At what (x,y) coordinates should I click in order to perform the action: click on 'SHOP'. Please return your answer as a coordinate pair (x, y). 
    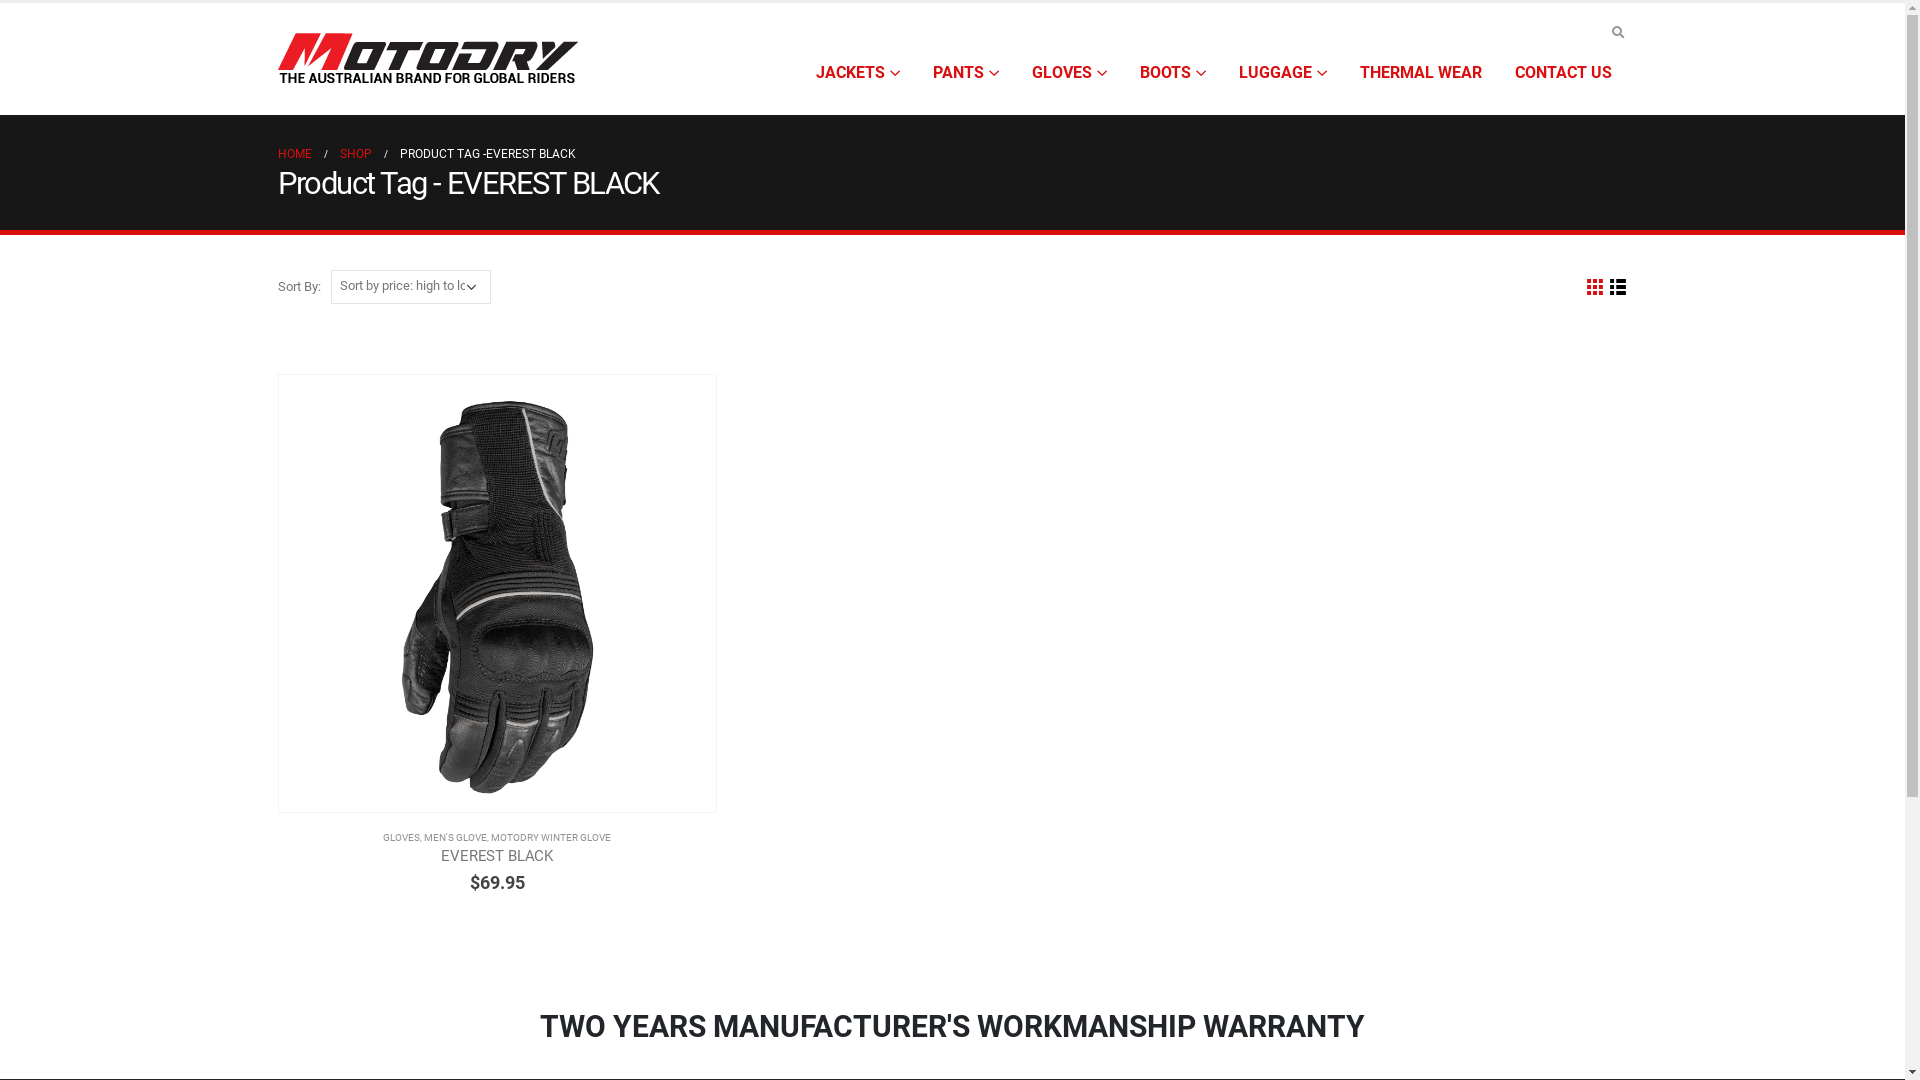
    Looking at the image, I should click on (355, 153).